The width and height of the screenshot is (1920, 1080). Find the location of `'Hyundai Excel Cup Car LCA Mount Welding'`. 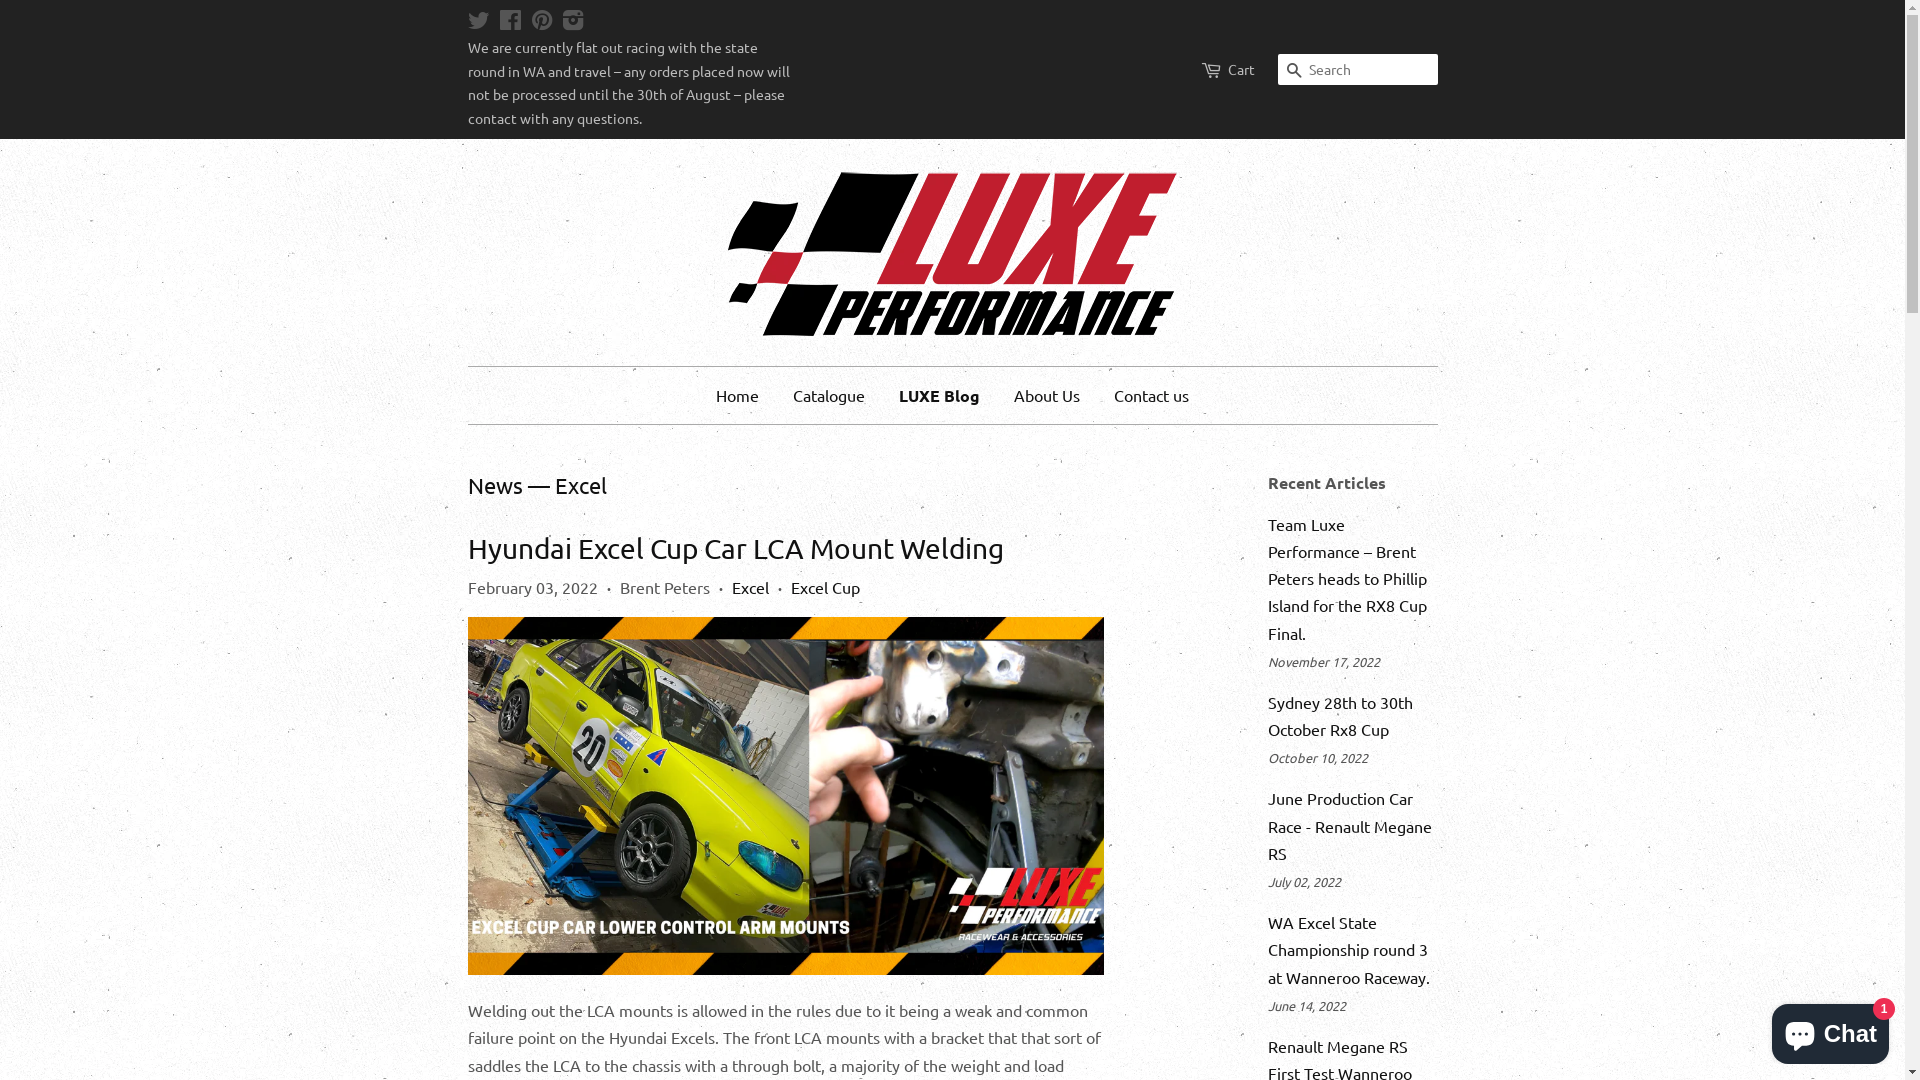

'Hyundai Excel Cup Car LCA Mount Welding' is located at coordinates (734, 548).